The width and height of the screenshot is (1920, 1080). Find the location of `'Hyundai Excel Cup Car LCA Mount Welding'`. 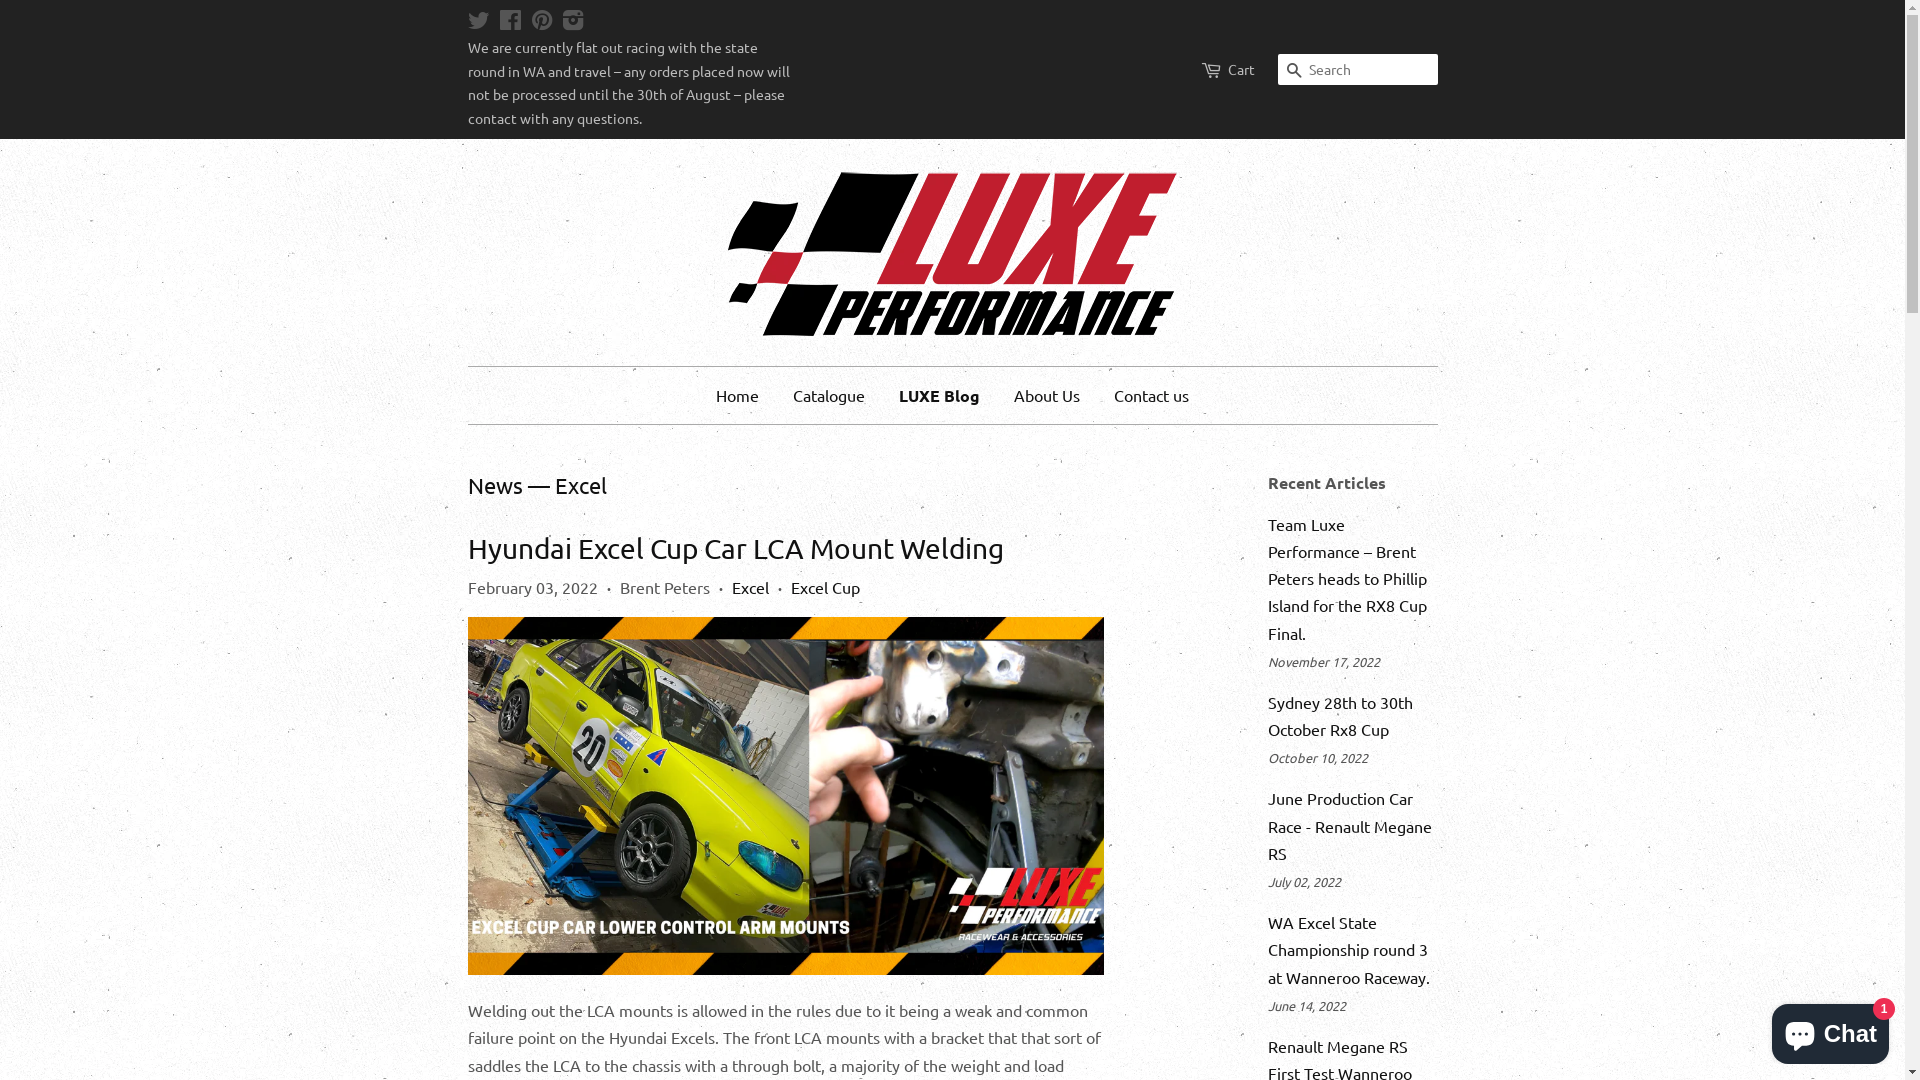

'Hyundai Excel Cup Car LCA Mount Welding' is located at coordinates (734, 548).